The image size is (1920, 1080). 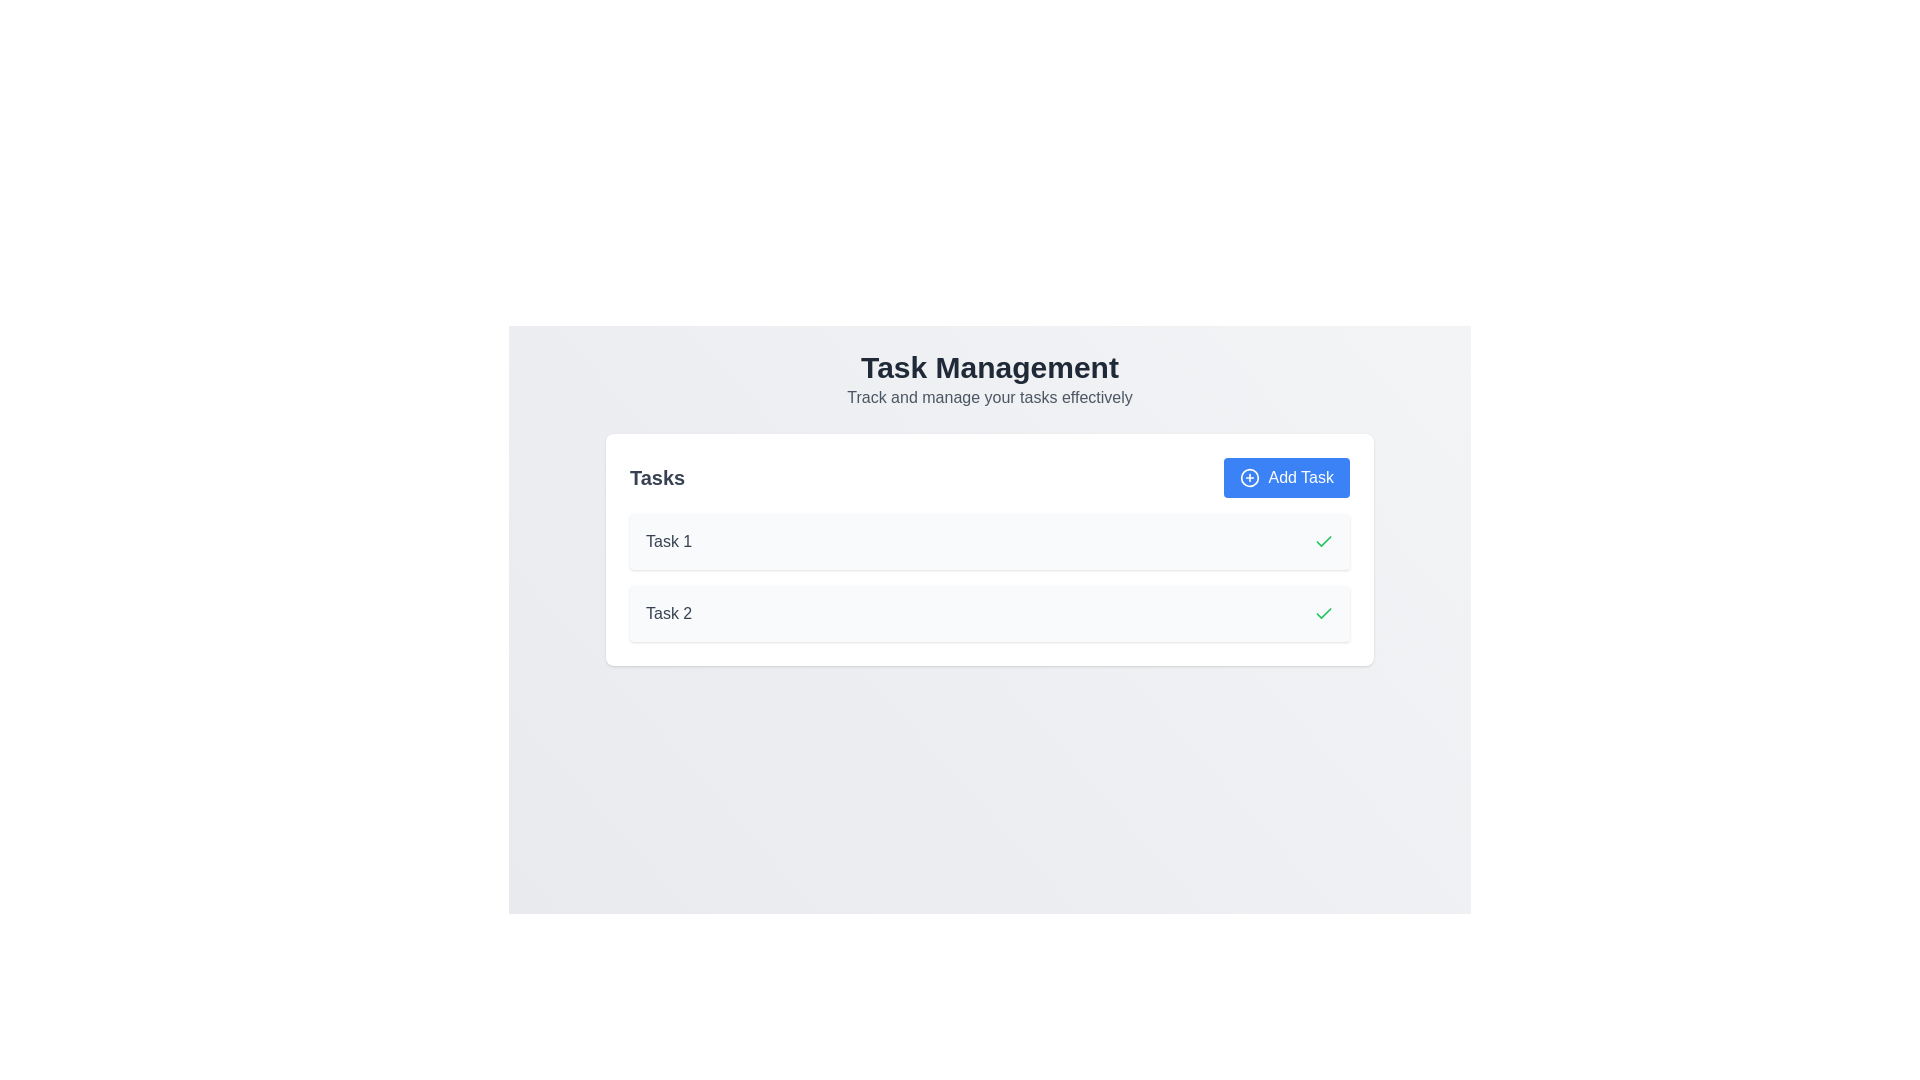 I want to click on the 'Tasks' text label, which is styled in bold uppercase letters and displayed in a grayish tone, so click(x=657, y=478).